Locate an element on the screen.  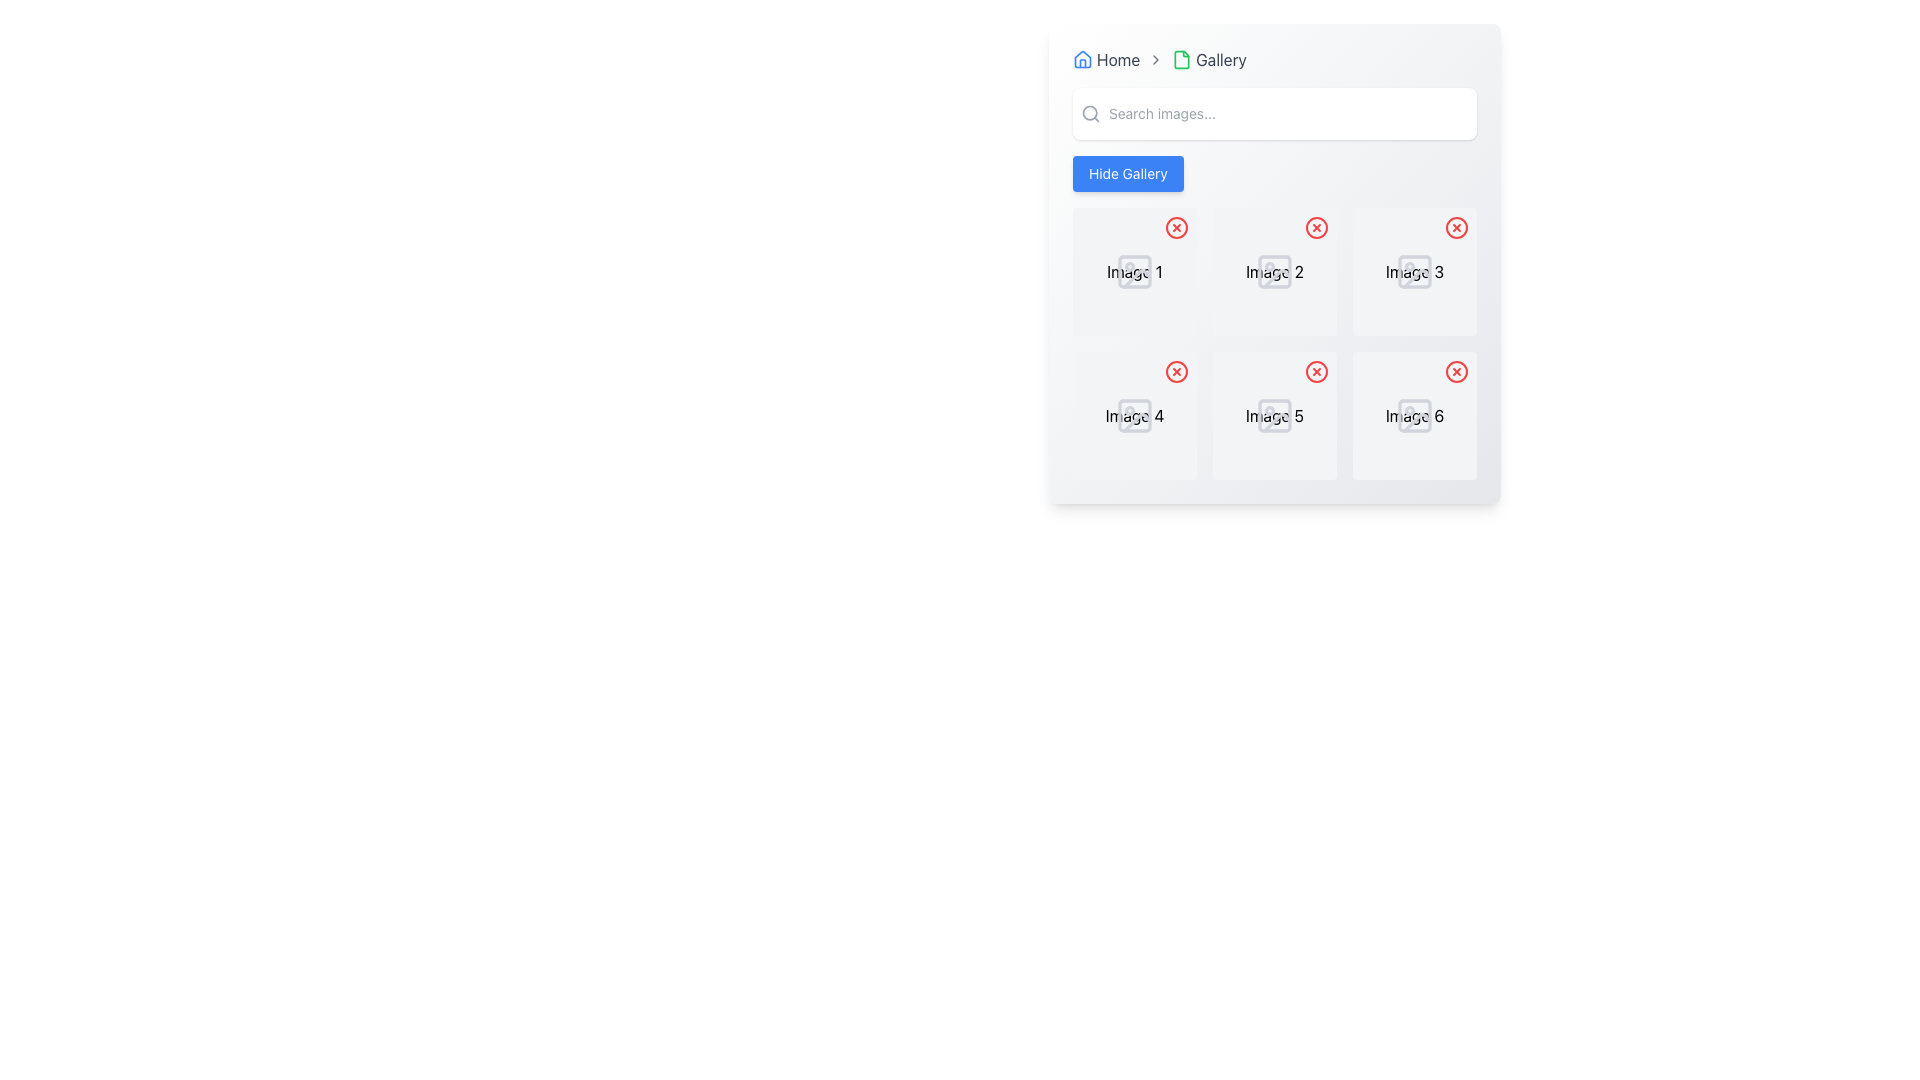
the text label displaying 'Image 4', which is styled in a standard font and located below a placeholder image in the grid layout is located at coordinates (1134, 415).